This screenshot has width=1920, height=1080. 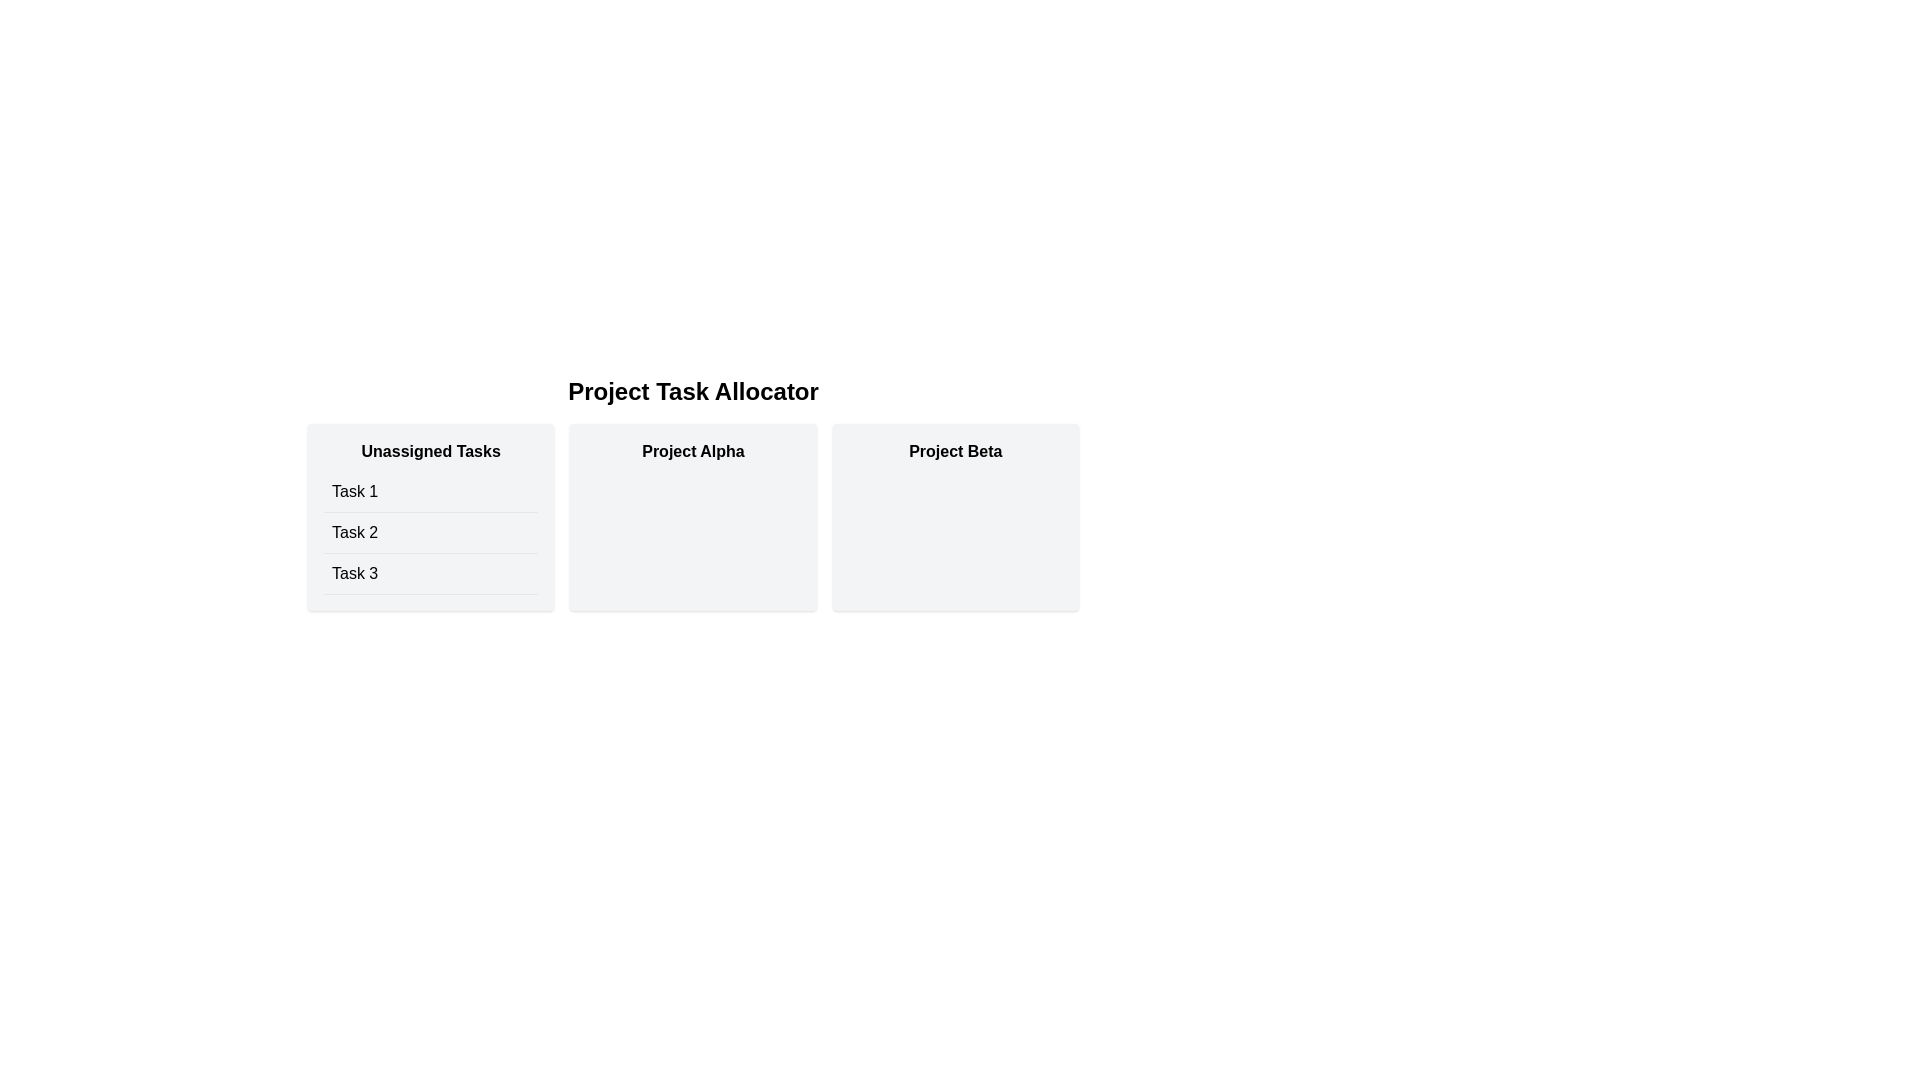 What do you see at coordinates (693, 516) in the screenshot?
I see `the task Task 3 from the project Project Alpha and return it to the unassigned list` at bounding box center [693, 516].